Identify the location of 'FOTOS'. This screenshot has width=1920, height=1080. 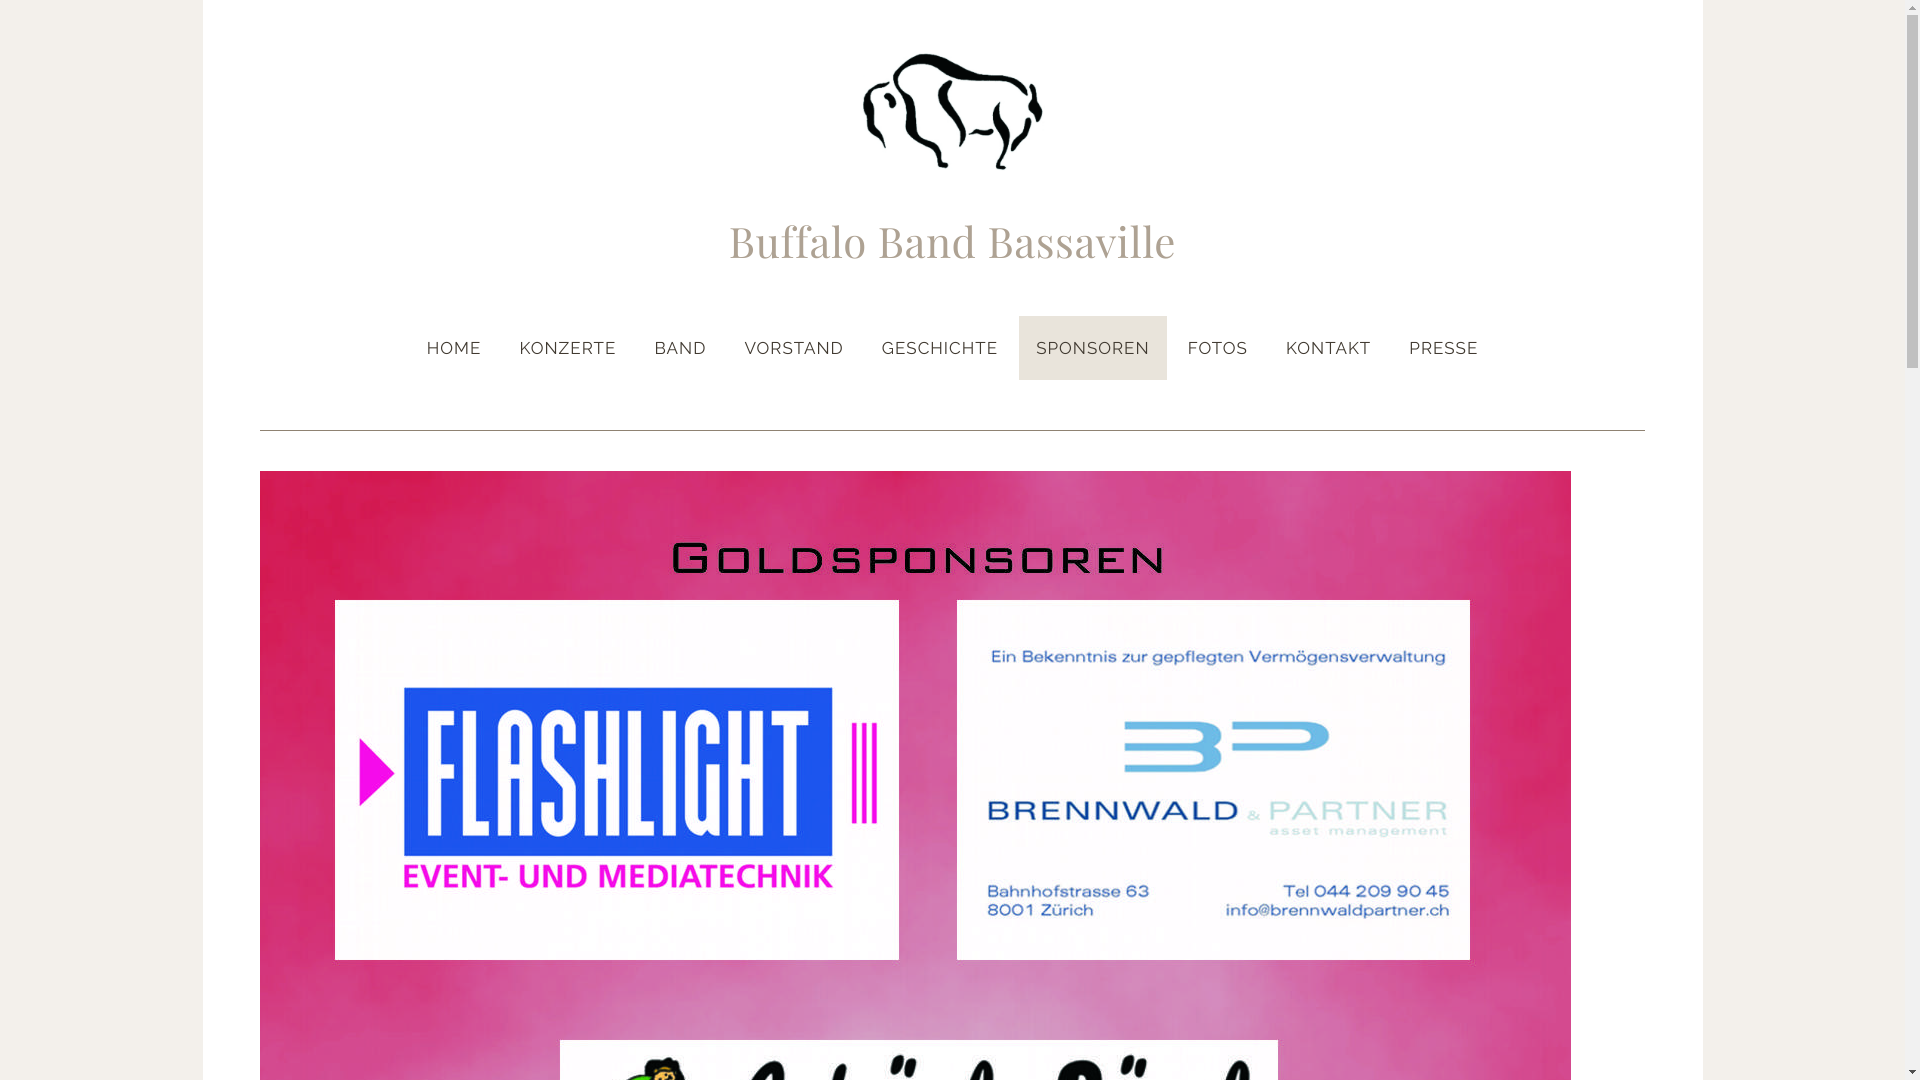
(1171, 346).